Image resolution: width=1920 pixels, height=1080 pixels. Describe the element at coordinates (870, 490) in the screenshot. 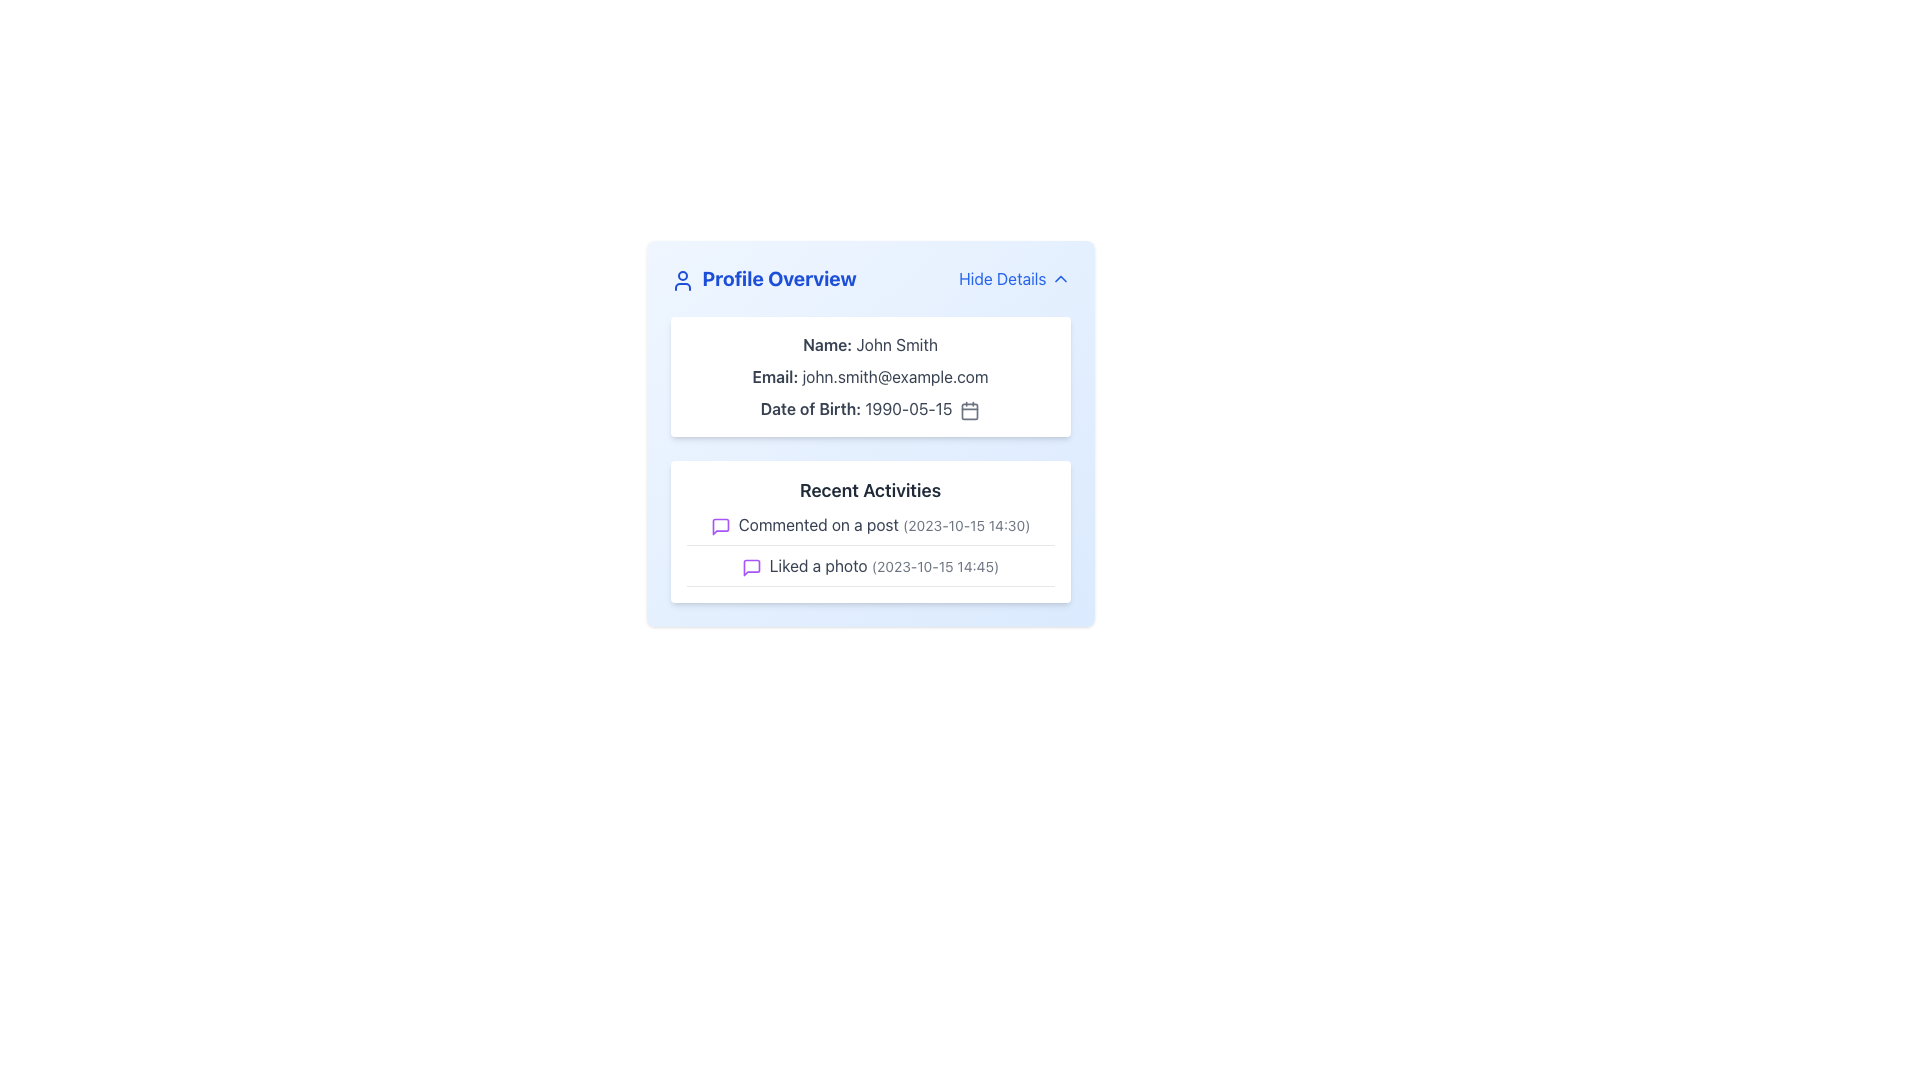

I see `text from the 'Recent Activities' header, which is a bold, dark gray textual label positioned below the 'Profile Overview' section` at that location.